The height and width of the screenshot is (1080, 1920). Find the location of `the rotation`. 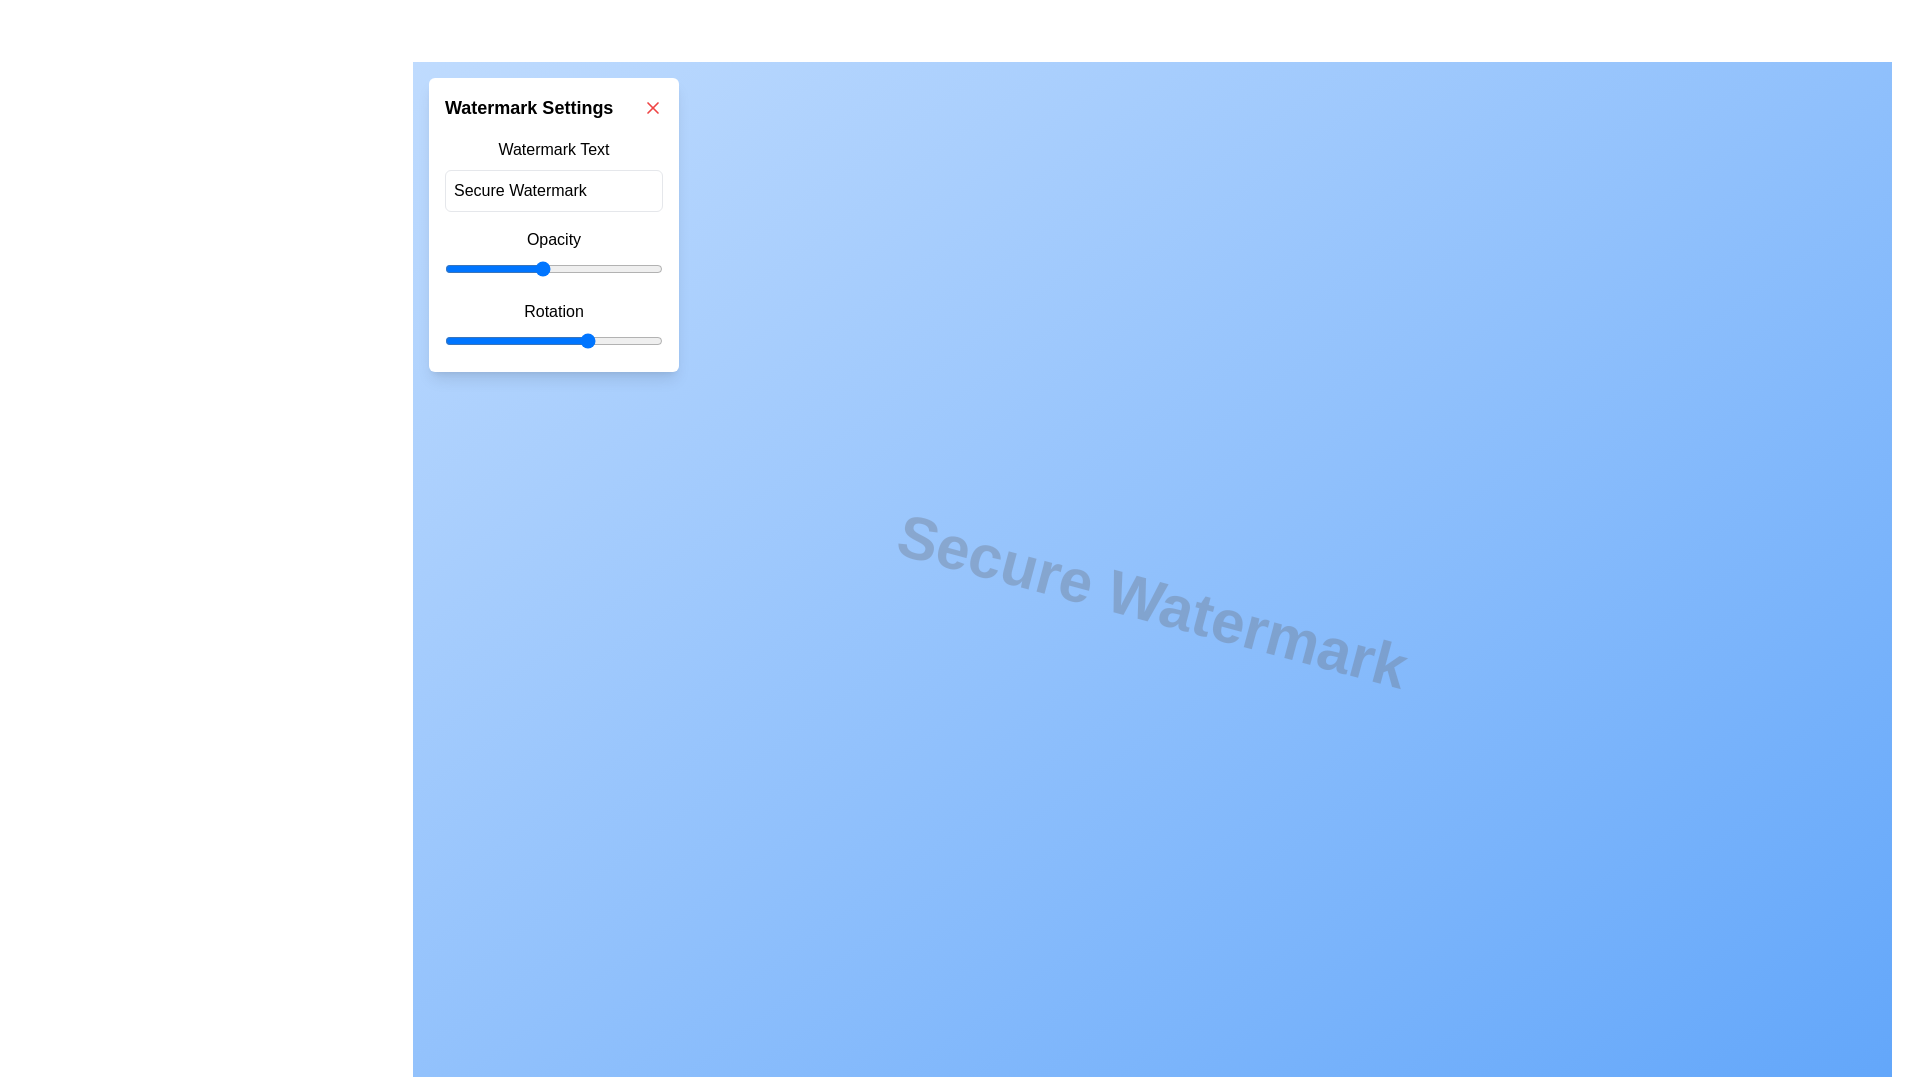

the rotation is located at coordinates (446, 339).